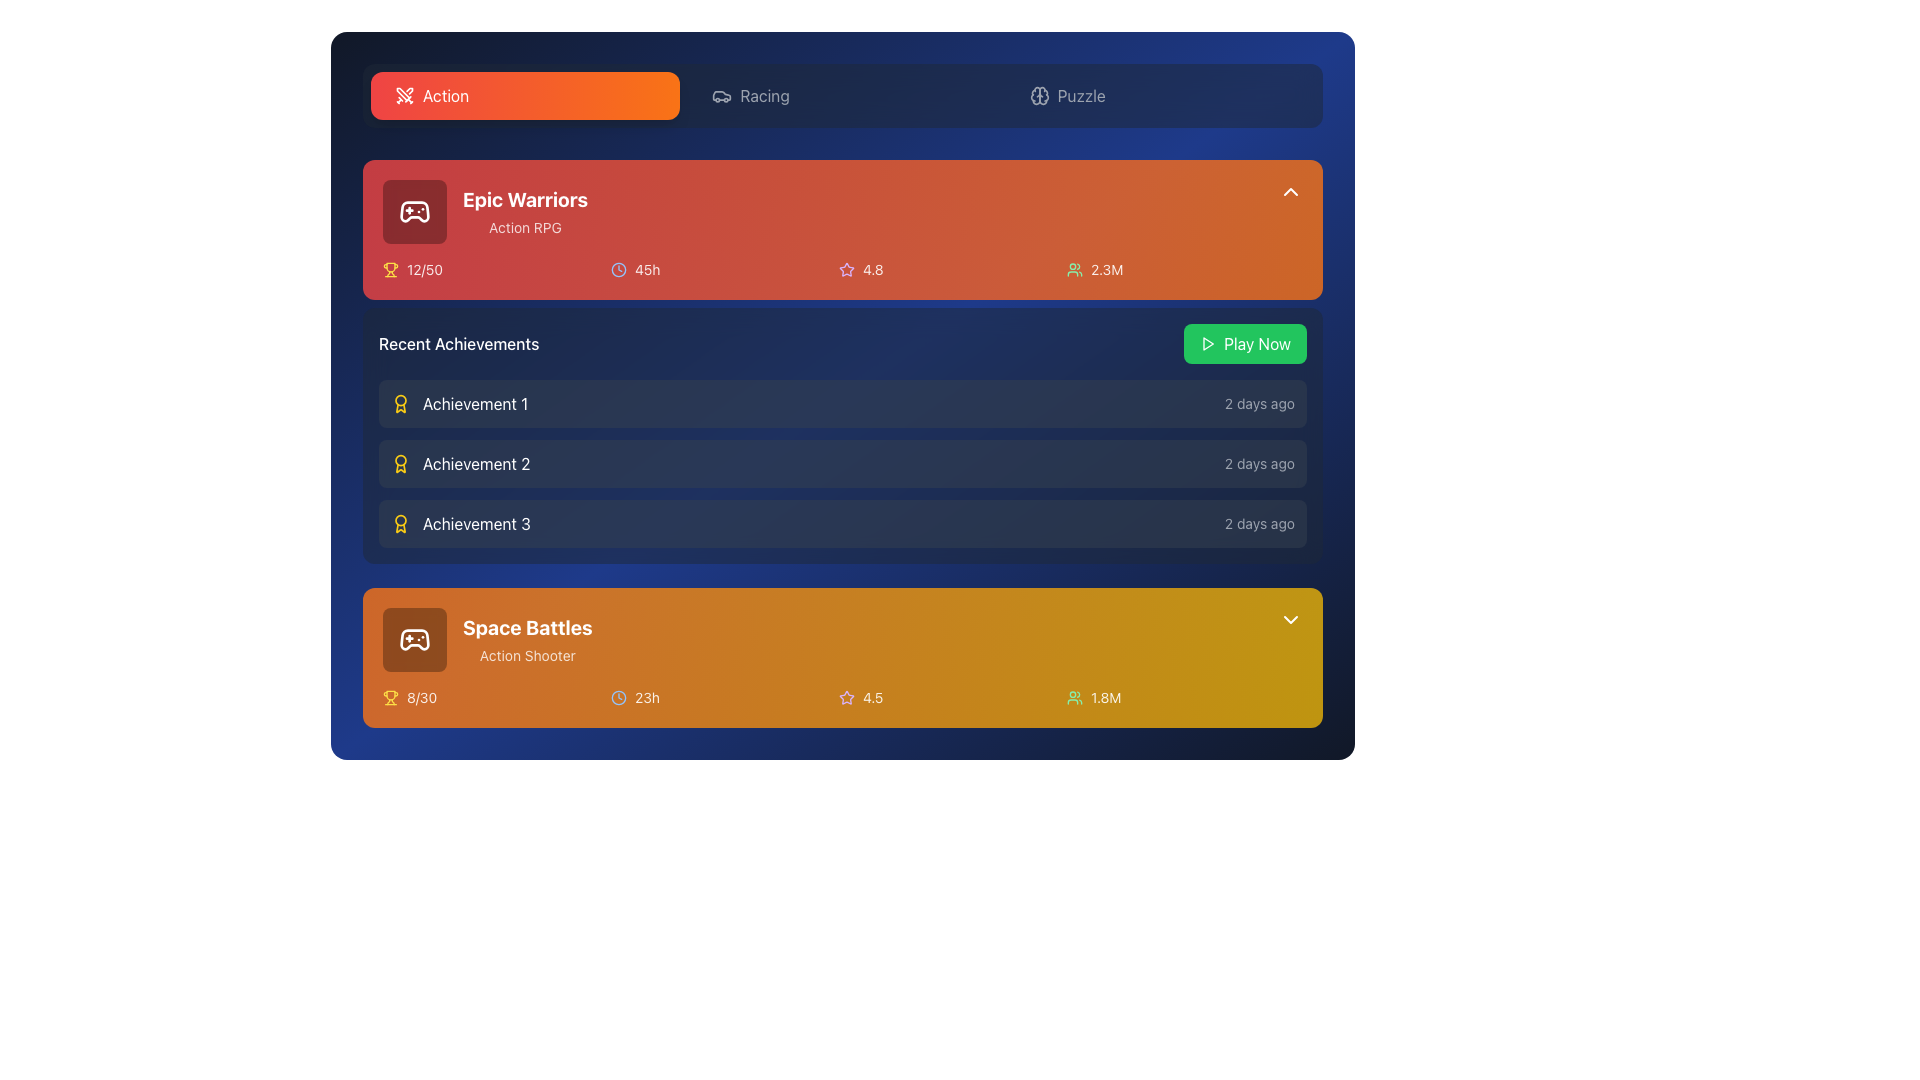 Image resolution: width=1920 pixels, height=1080 pixels. I want to click on the second entry in the 'Recent Achievements' list, which displays the achievement title and elapsed time since achievement, so click(843, 463).